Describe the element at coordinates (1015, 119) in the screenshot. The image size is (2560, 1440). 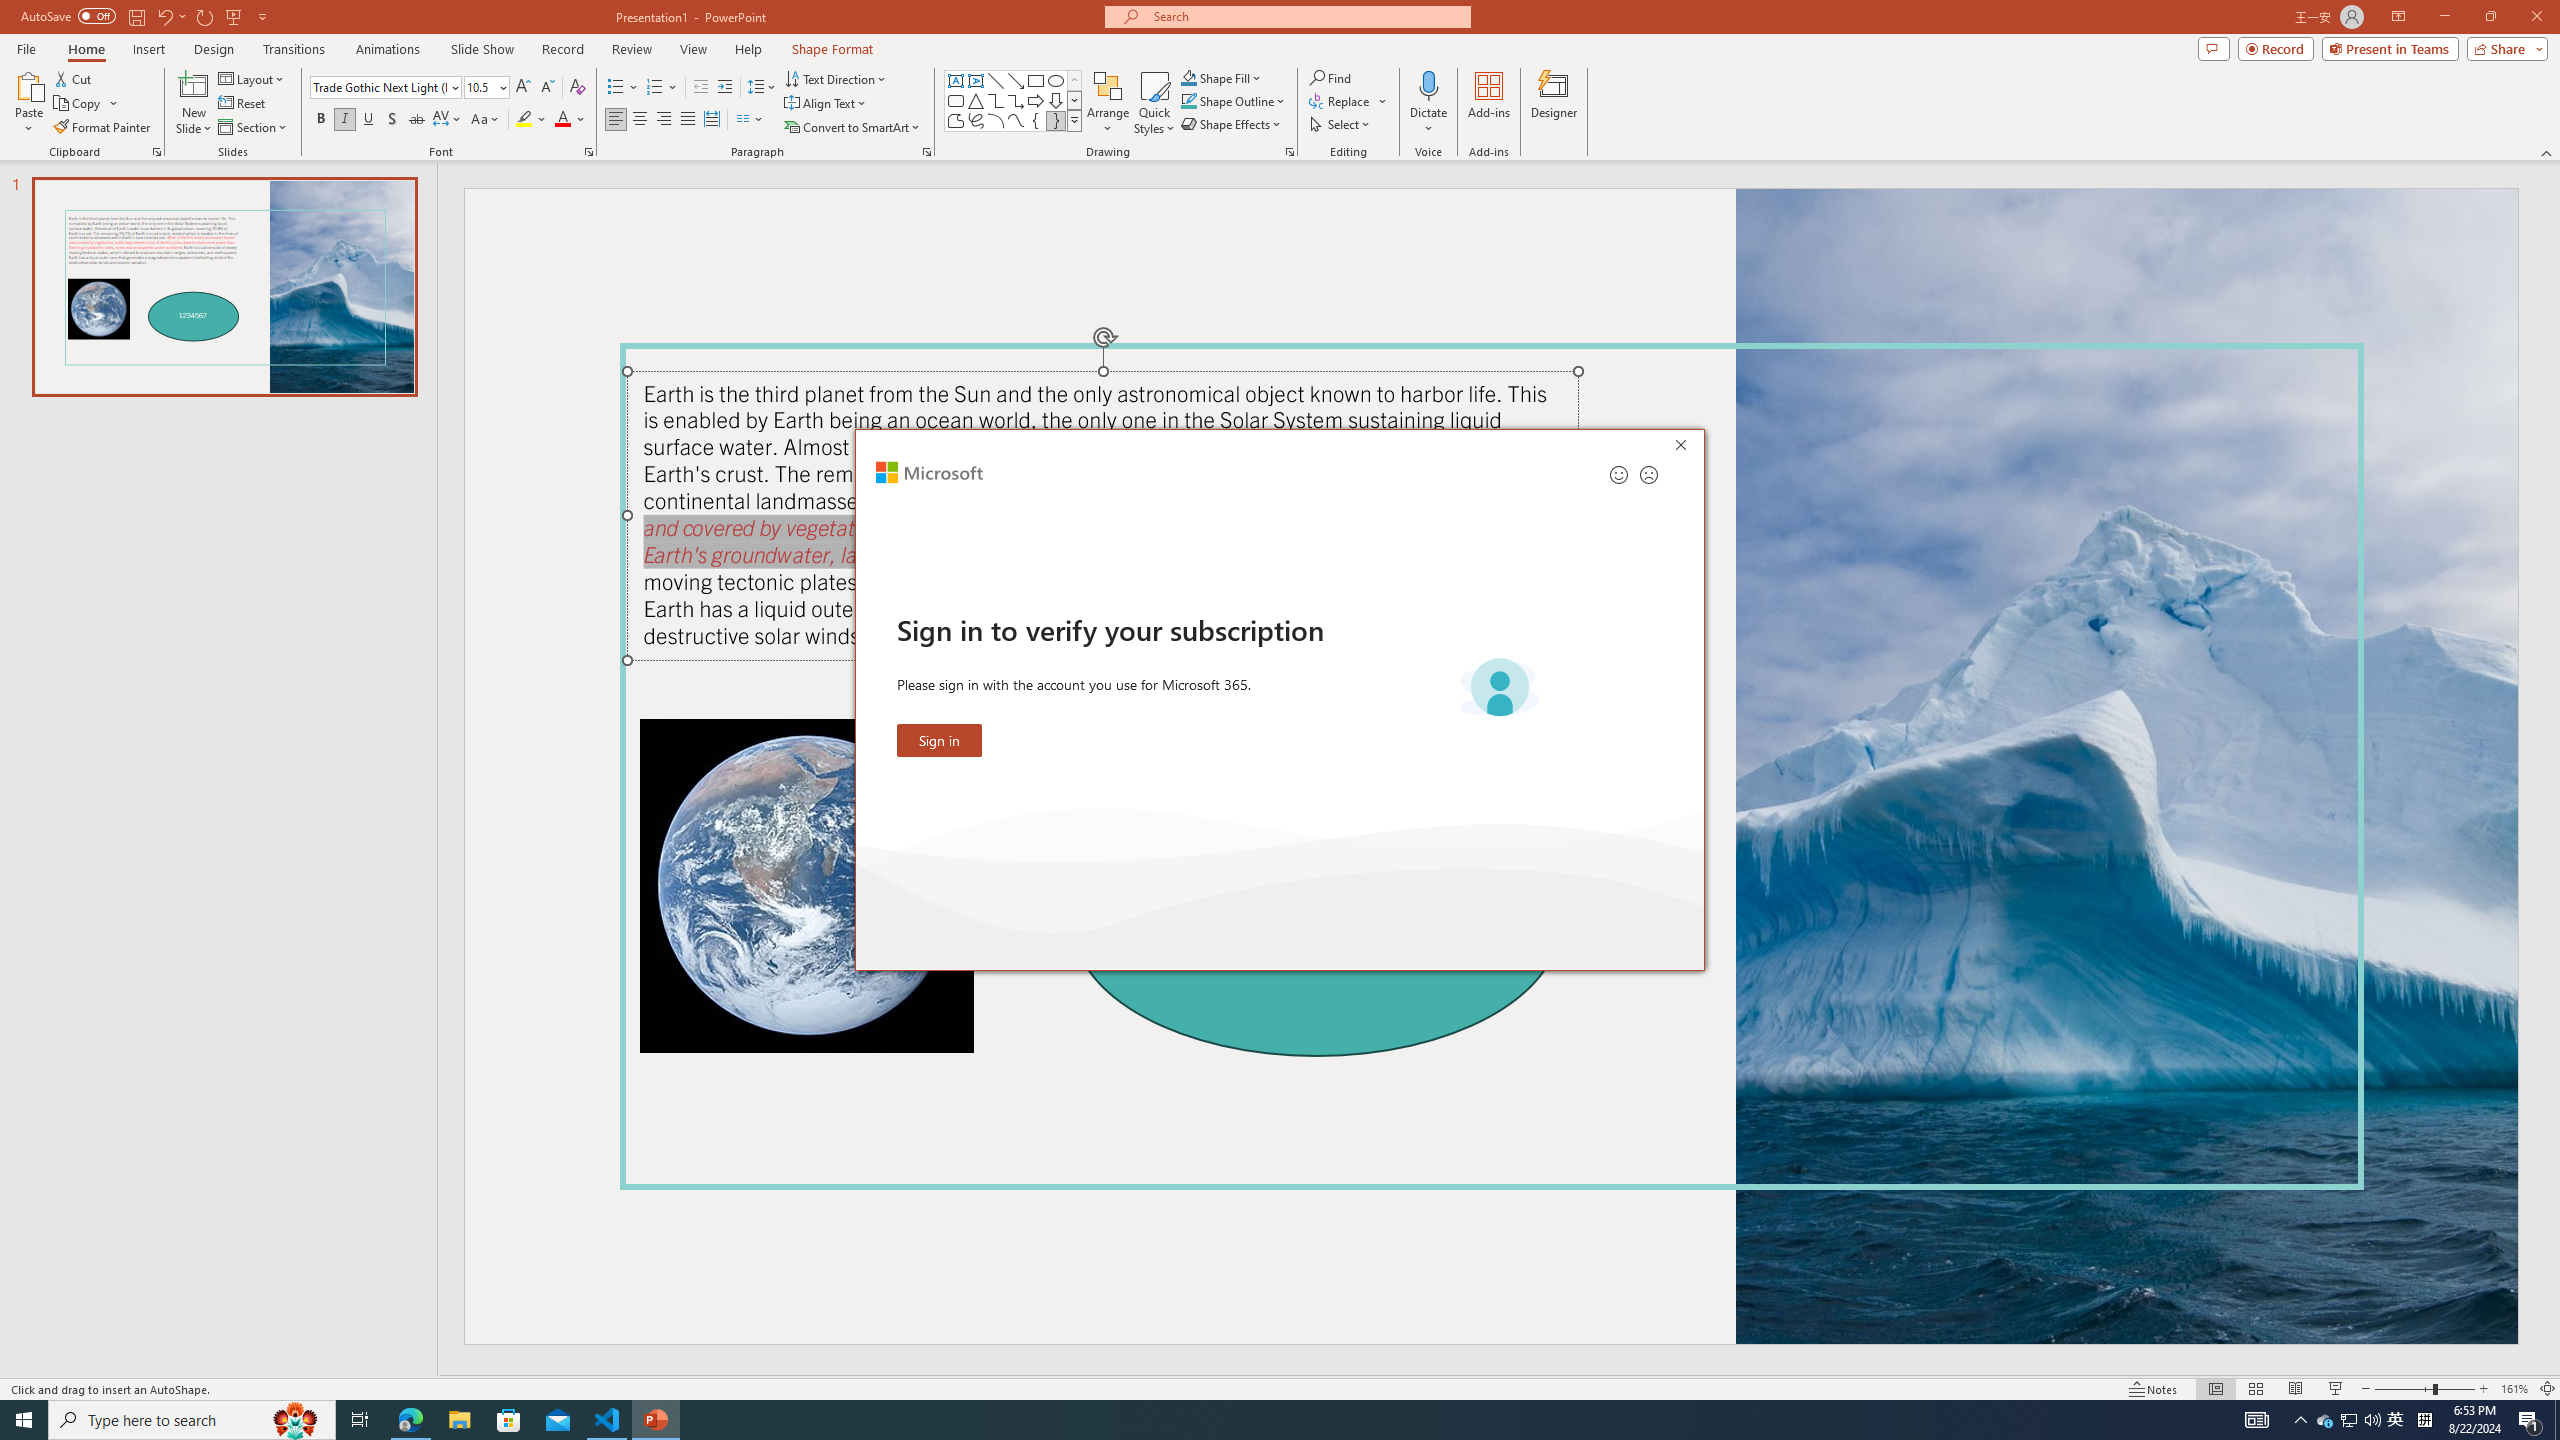
I see `'Curve'` at that location.